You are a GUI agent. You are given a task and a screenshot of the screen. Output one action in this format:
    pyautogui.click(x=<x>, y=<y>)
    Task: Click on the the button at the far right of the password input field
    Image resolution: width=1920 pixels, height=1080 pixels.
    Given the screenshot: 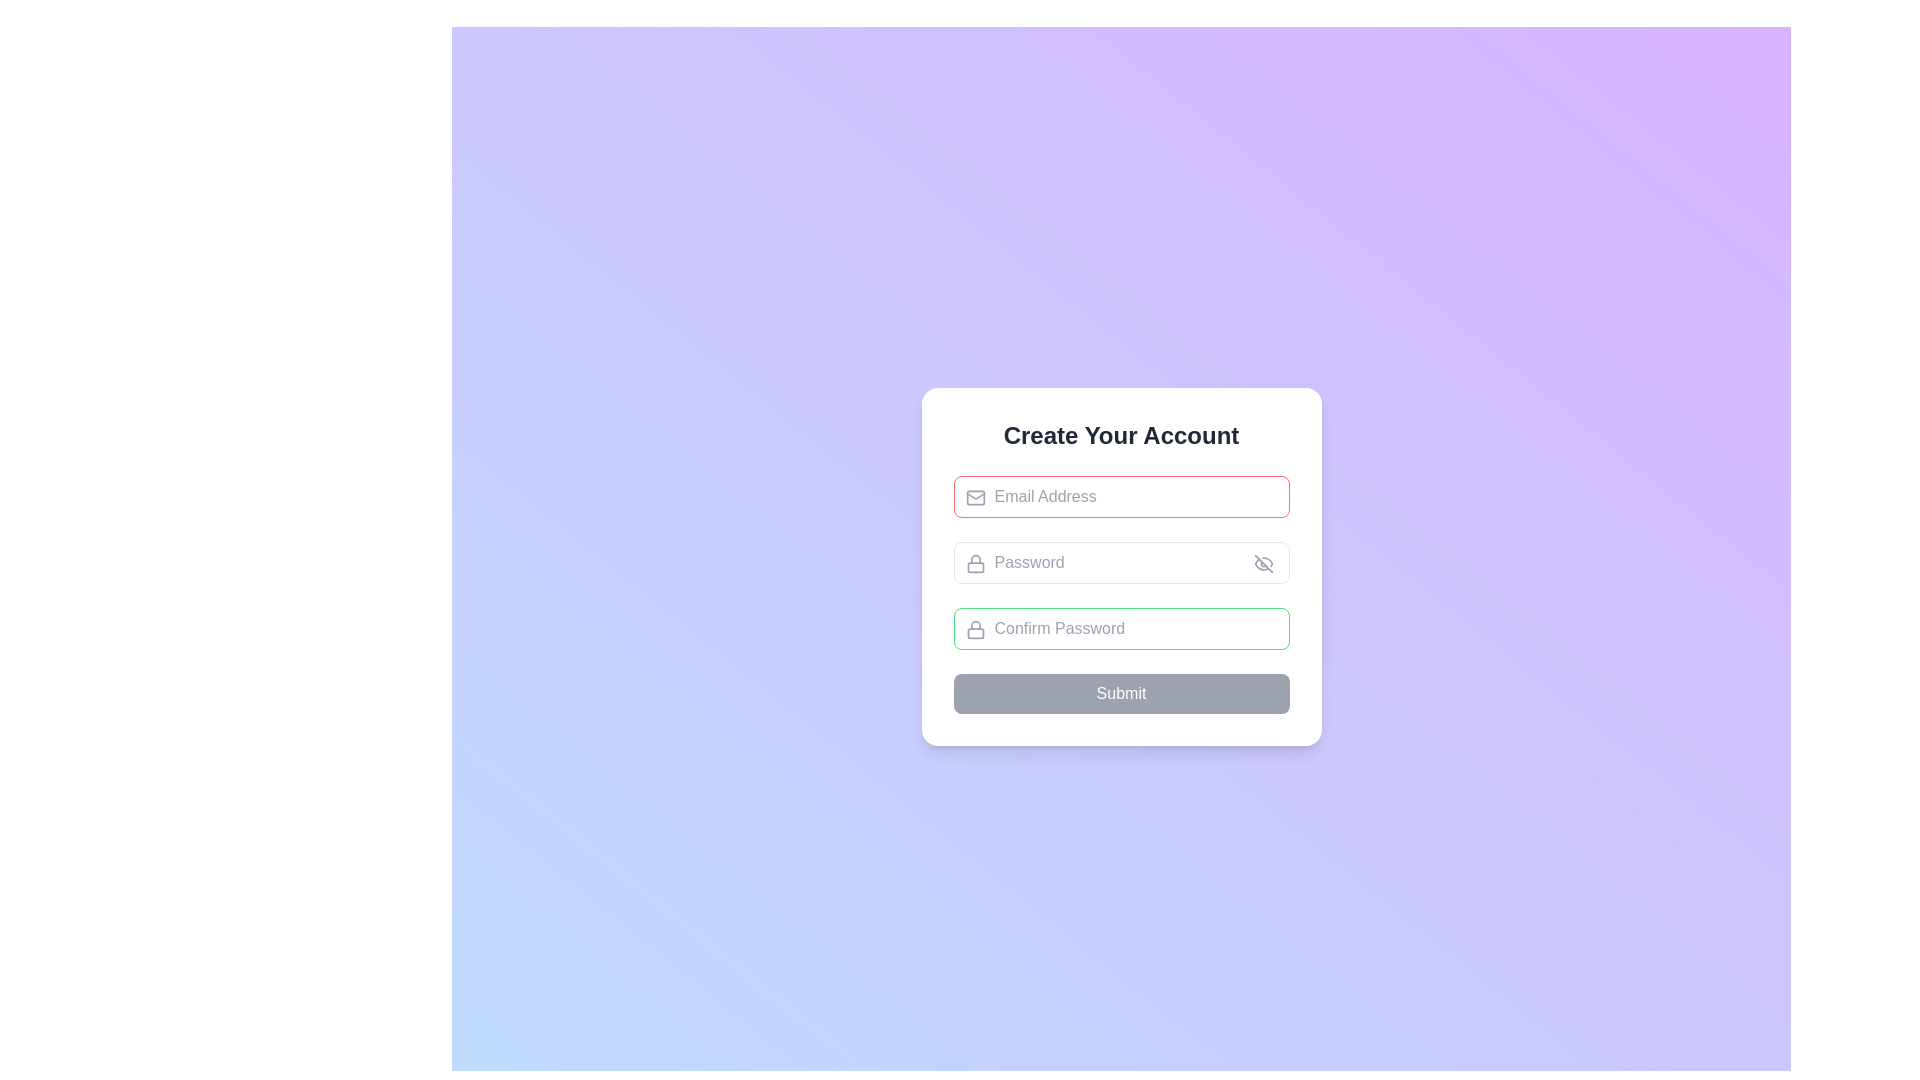 What is the action you would take?
    pyautogui.click(x=1262, y=563)
    